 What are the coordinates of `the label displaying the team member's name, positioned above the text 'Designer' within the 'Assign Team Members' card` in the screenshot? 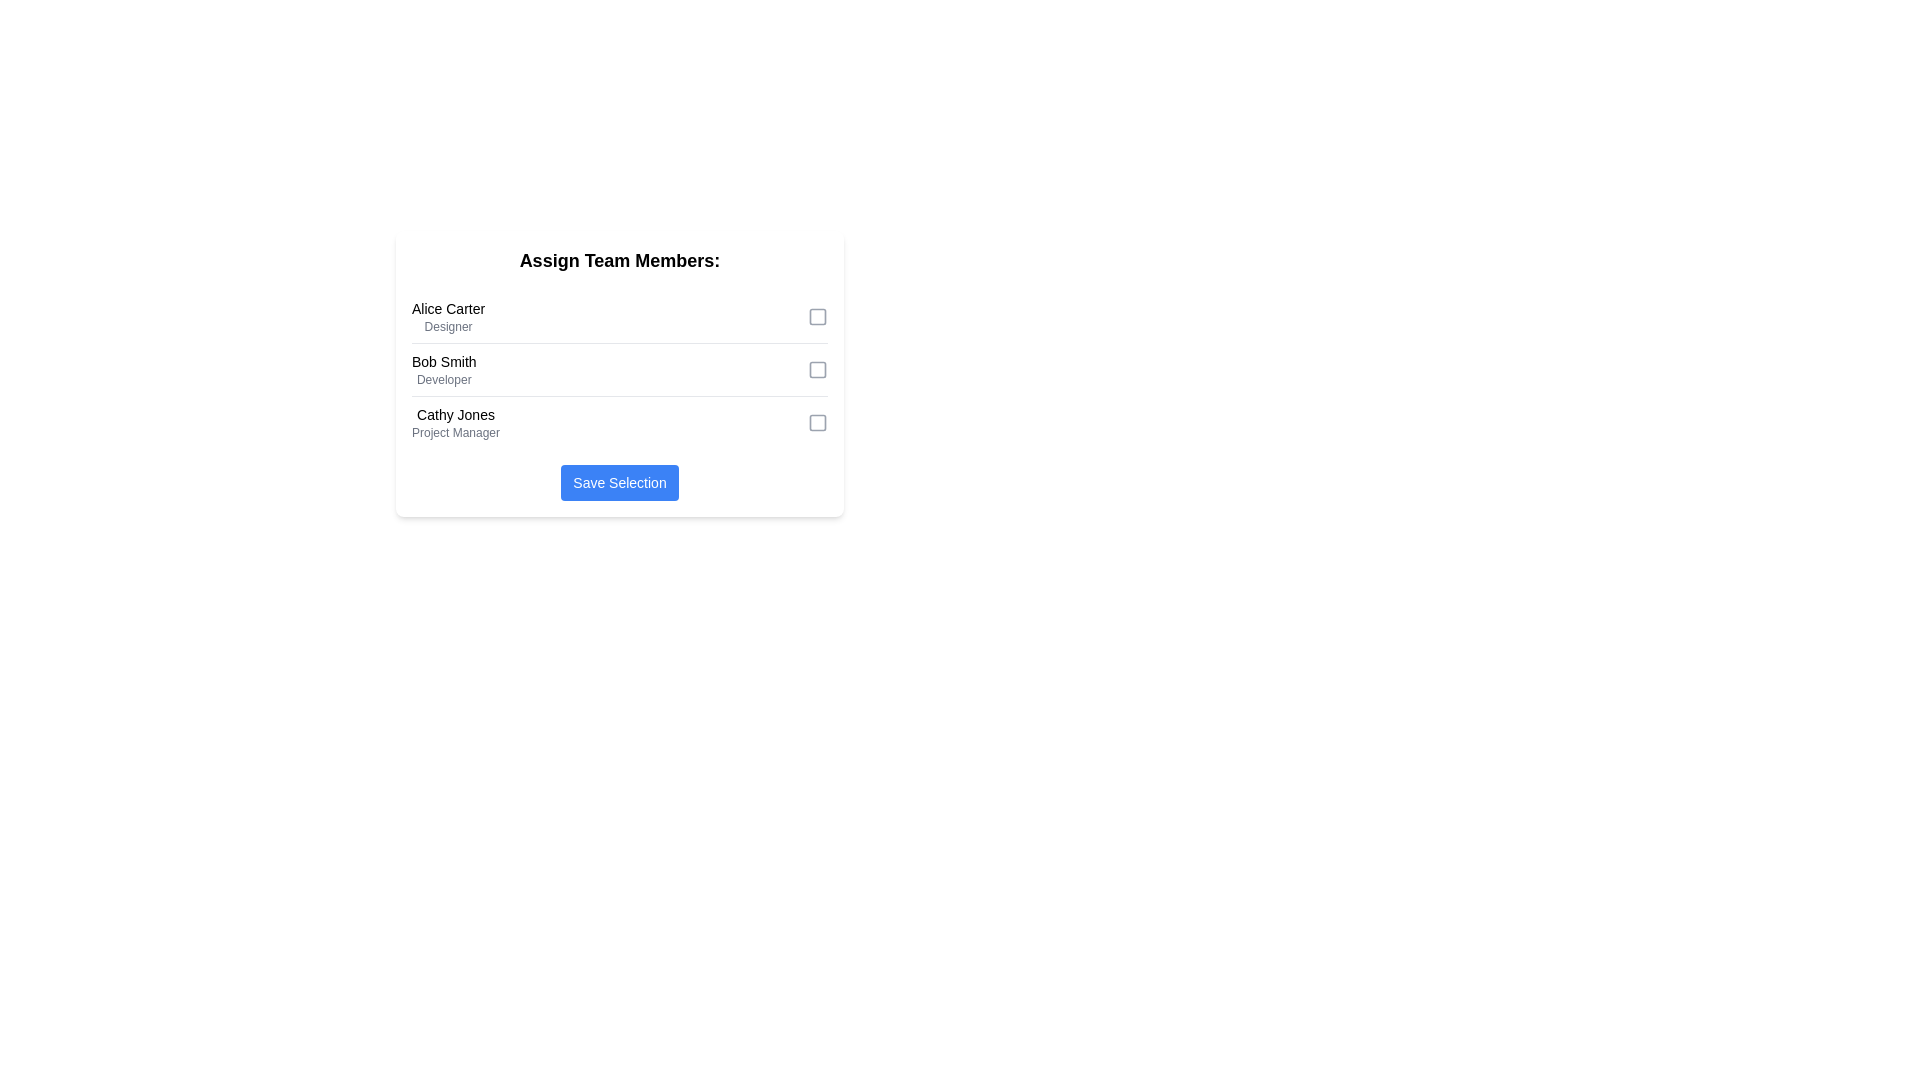 It's located at (447, 308).